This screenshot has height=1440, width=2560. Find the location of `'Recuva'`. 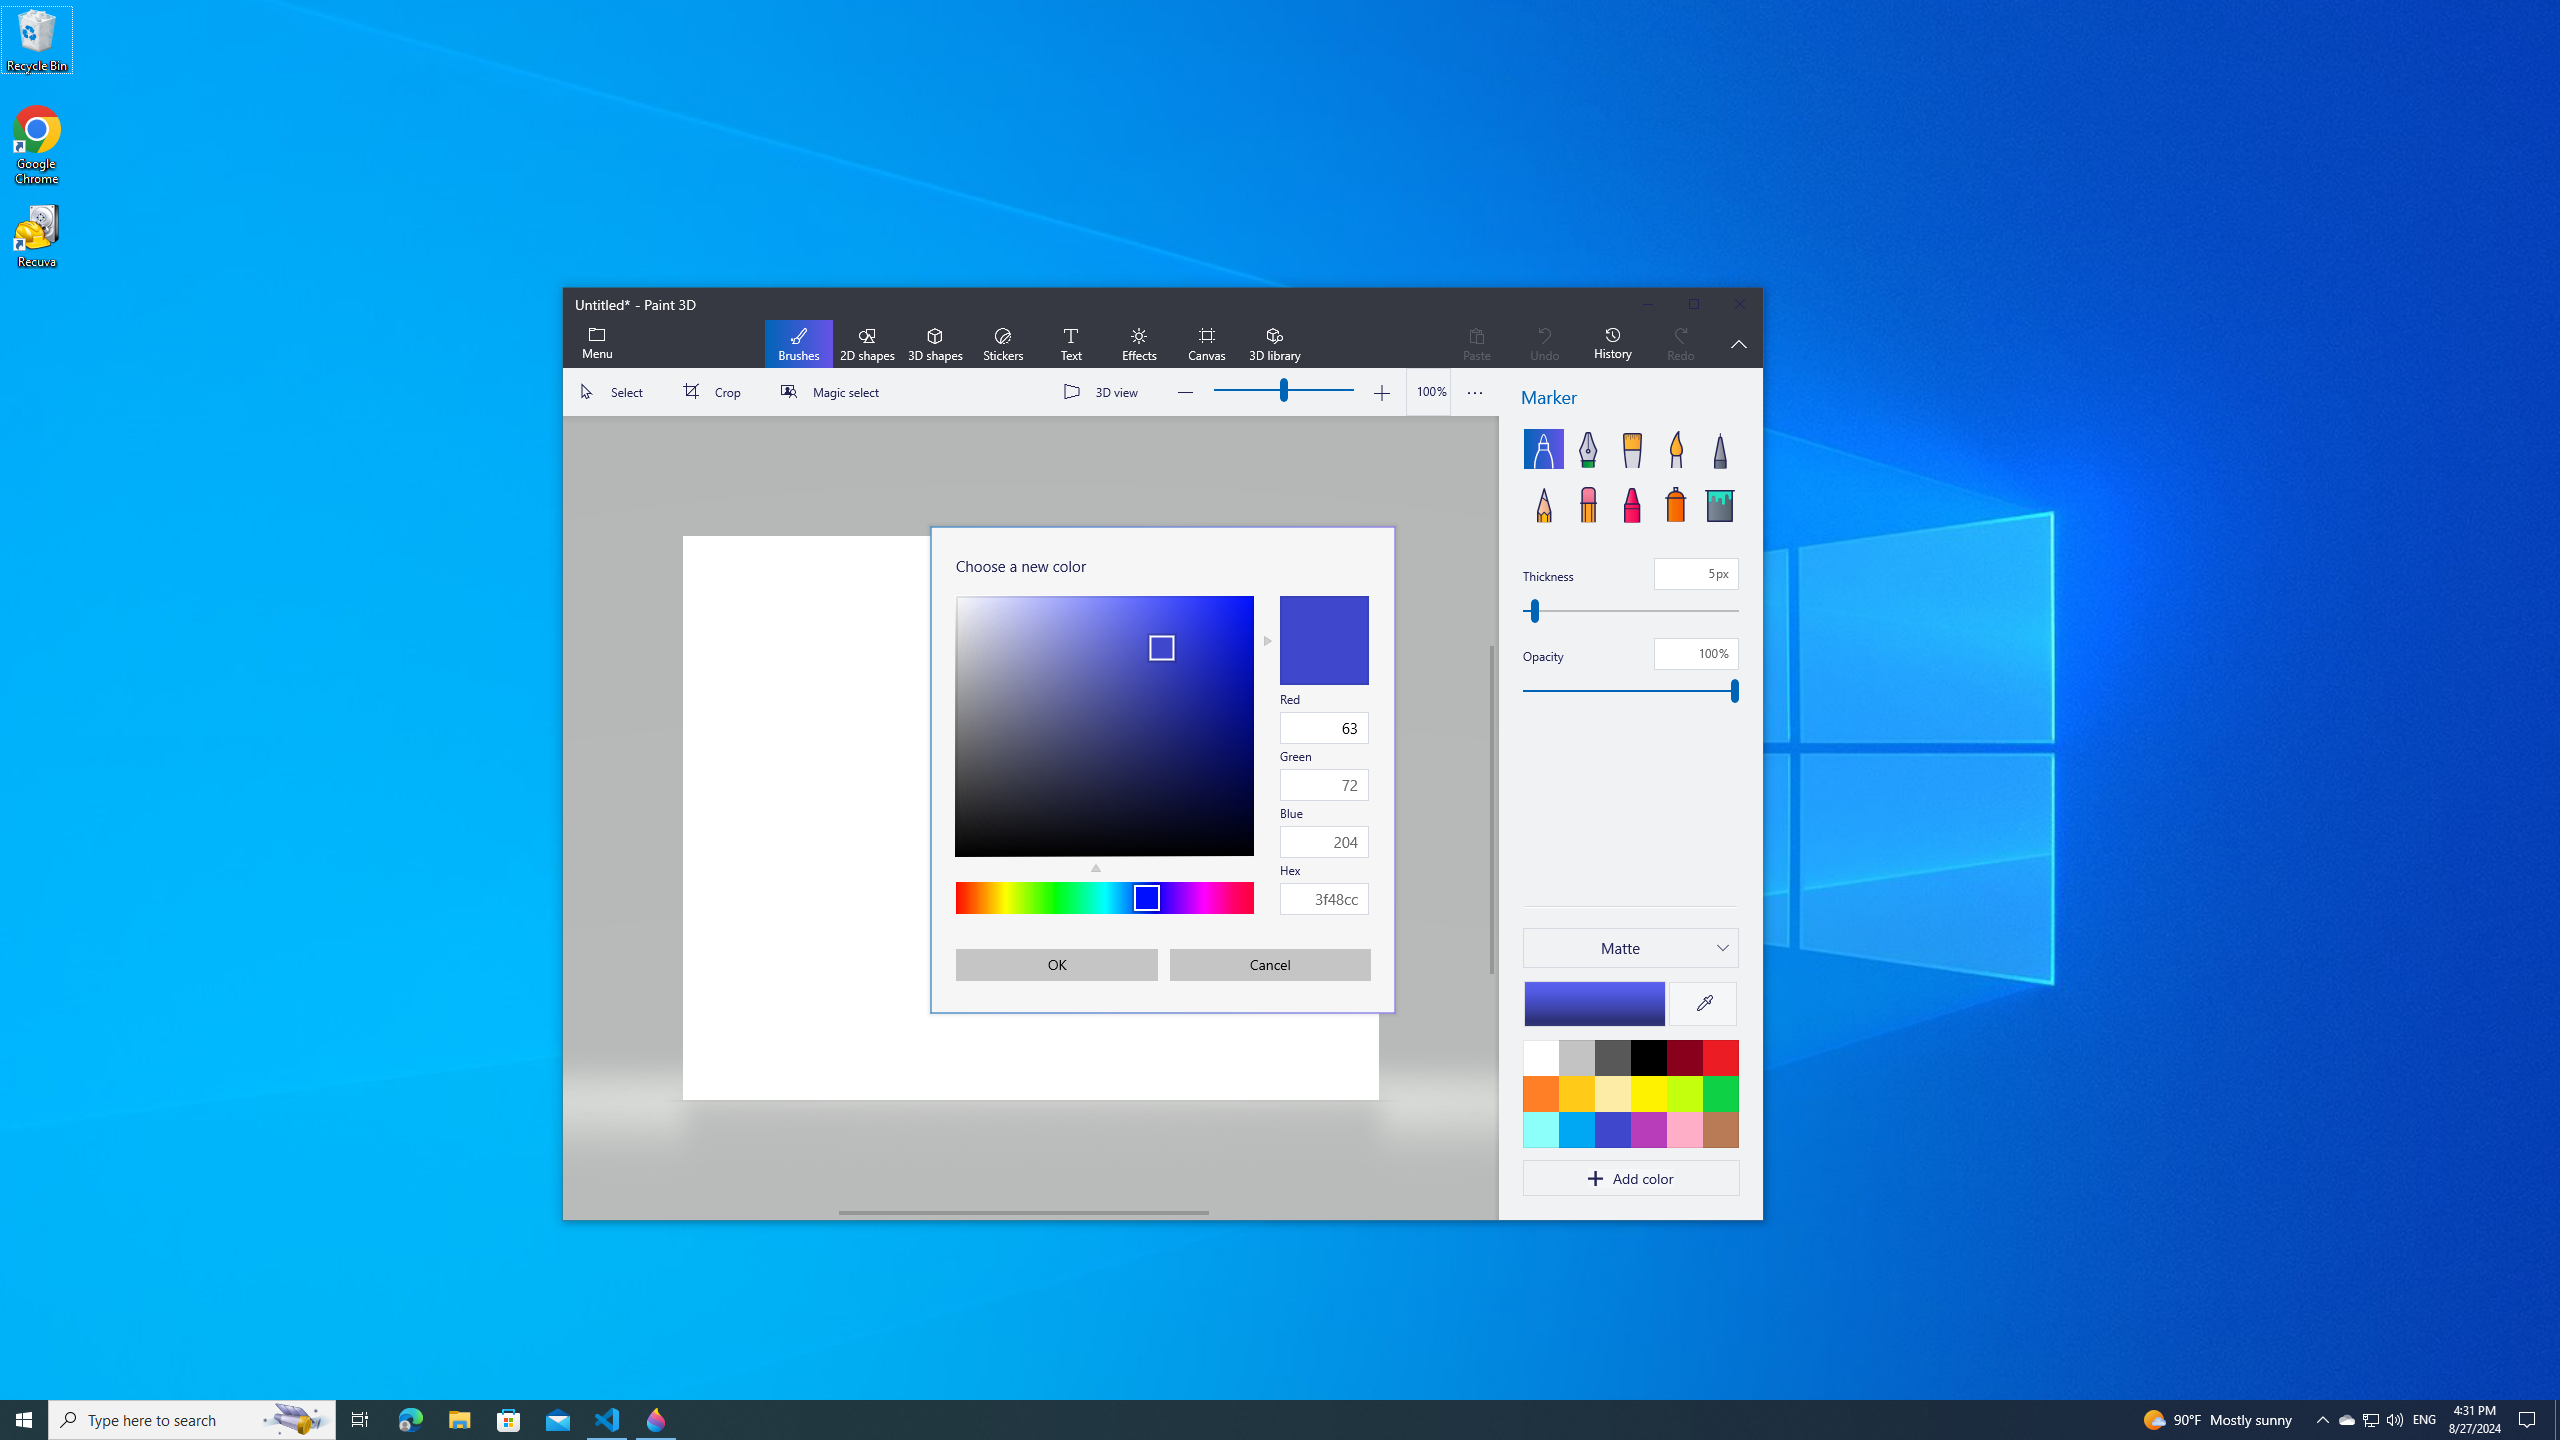

'Recuva' is located at coordinates (36, 235).